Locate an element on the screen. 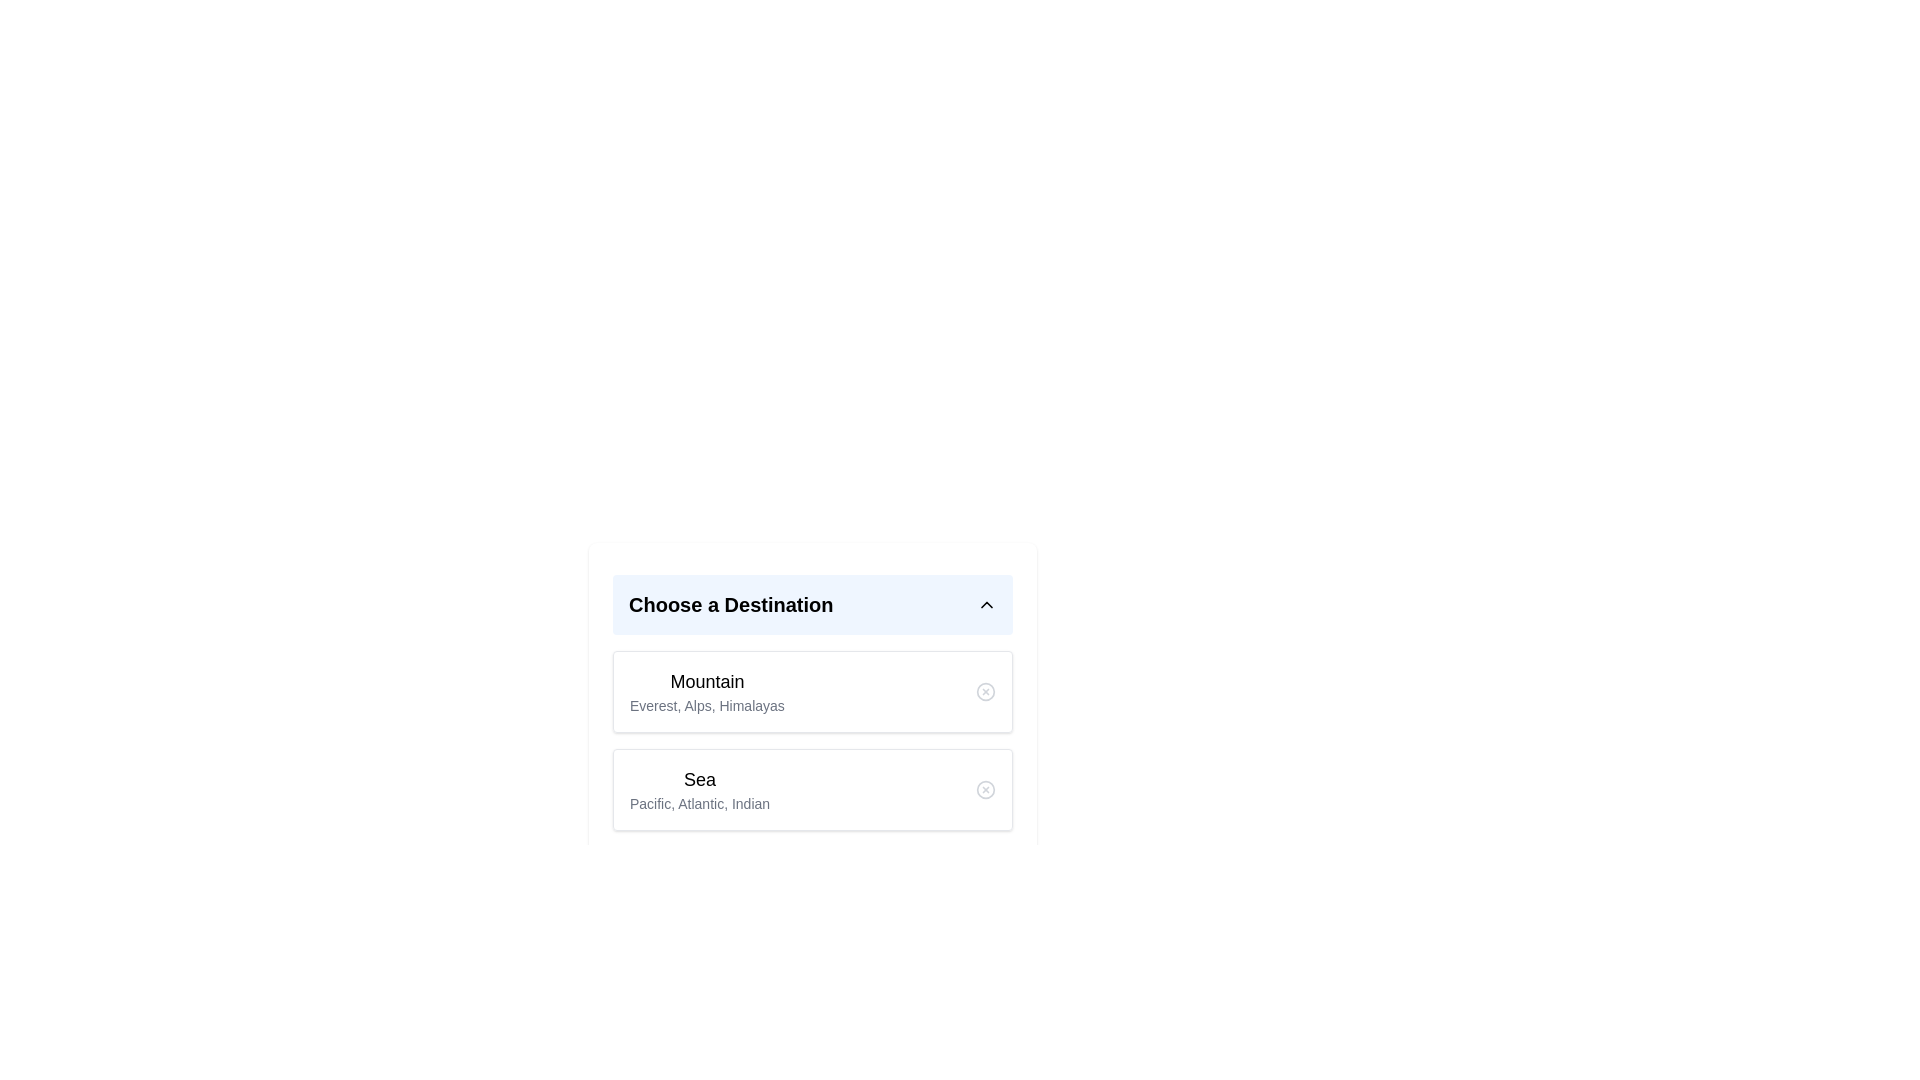 The height and width of the screenshot is (1080, 1920). the informative text block labeled 'Sea' which lists 'Pacific, Atlantic, Indian' for context menu interactions is located at coordinates (700, 789).